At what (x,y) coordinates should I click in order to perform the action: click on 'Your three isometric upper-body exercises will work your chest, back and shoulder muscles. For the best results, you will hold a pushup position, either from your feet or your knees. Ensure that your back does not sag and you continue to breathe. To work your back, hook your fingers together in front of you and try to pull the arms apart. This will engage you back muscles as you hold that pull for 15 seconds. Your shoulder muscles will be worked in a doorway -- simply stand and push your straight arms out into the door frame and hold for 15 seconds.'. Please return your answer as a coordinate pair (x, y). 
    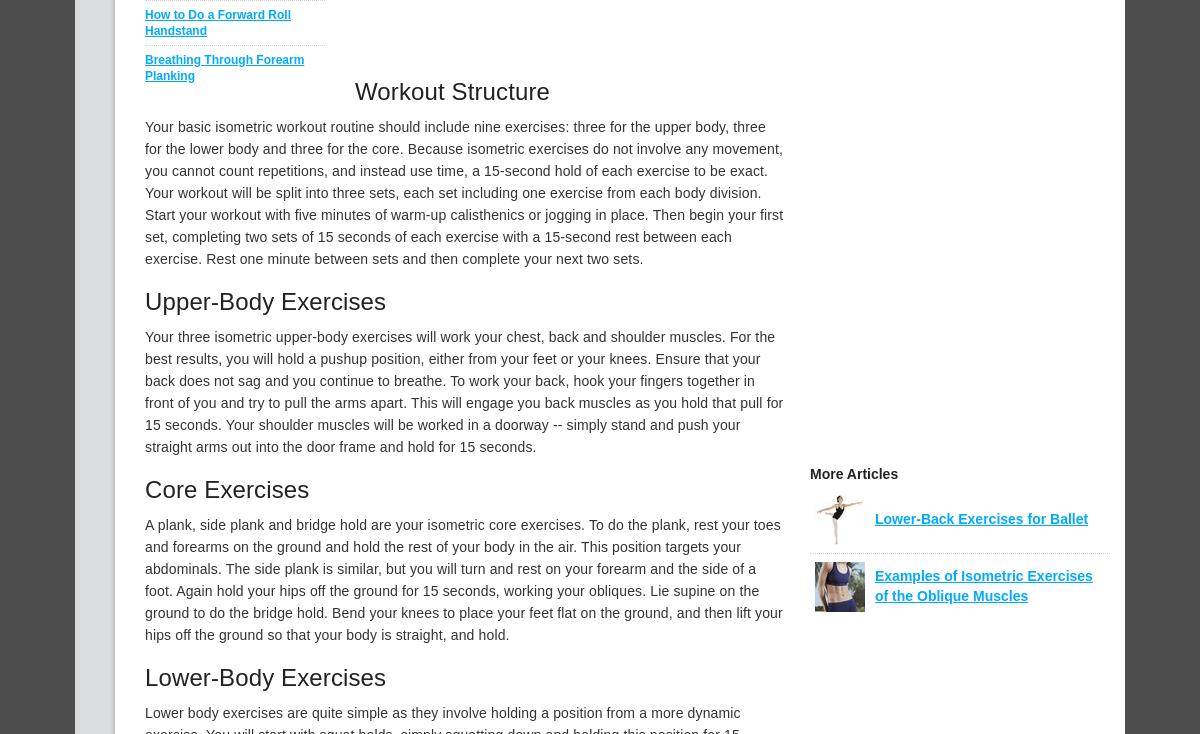
    Looking at the image, I should click on (463, 391).